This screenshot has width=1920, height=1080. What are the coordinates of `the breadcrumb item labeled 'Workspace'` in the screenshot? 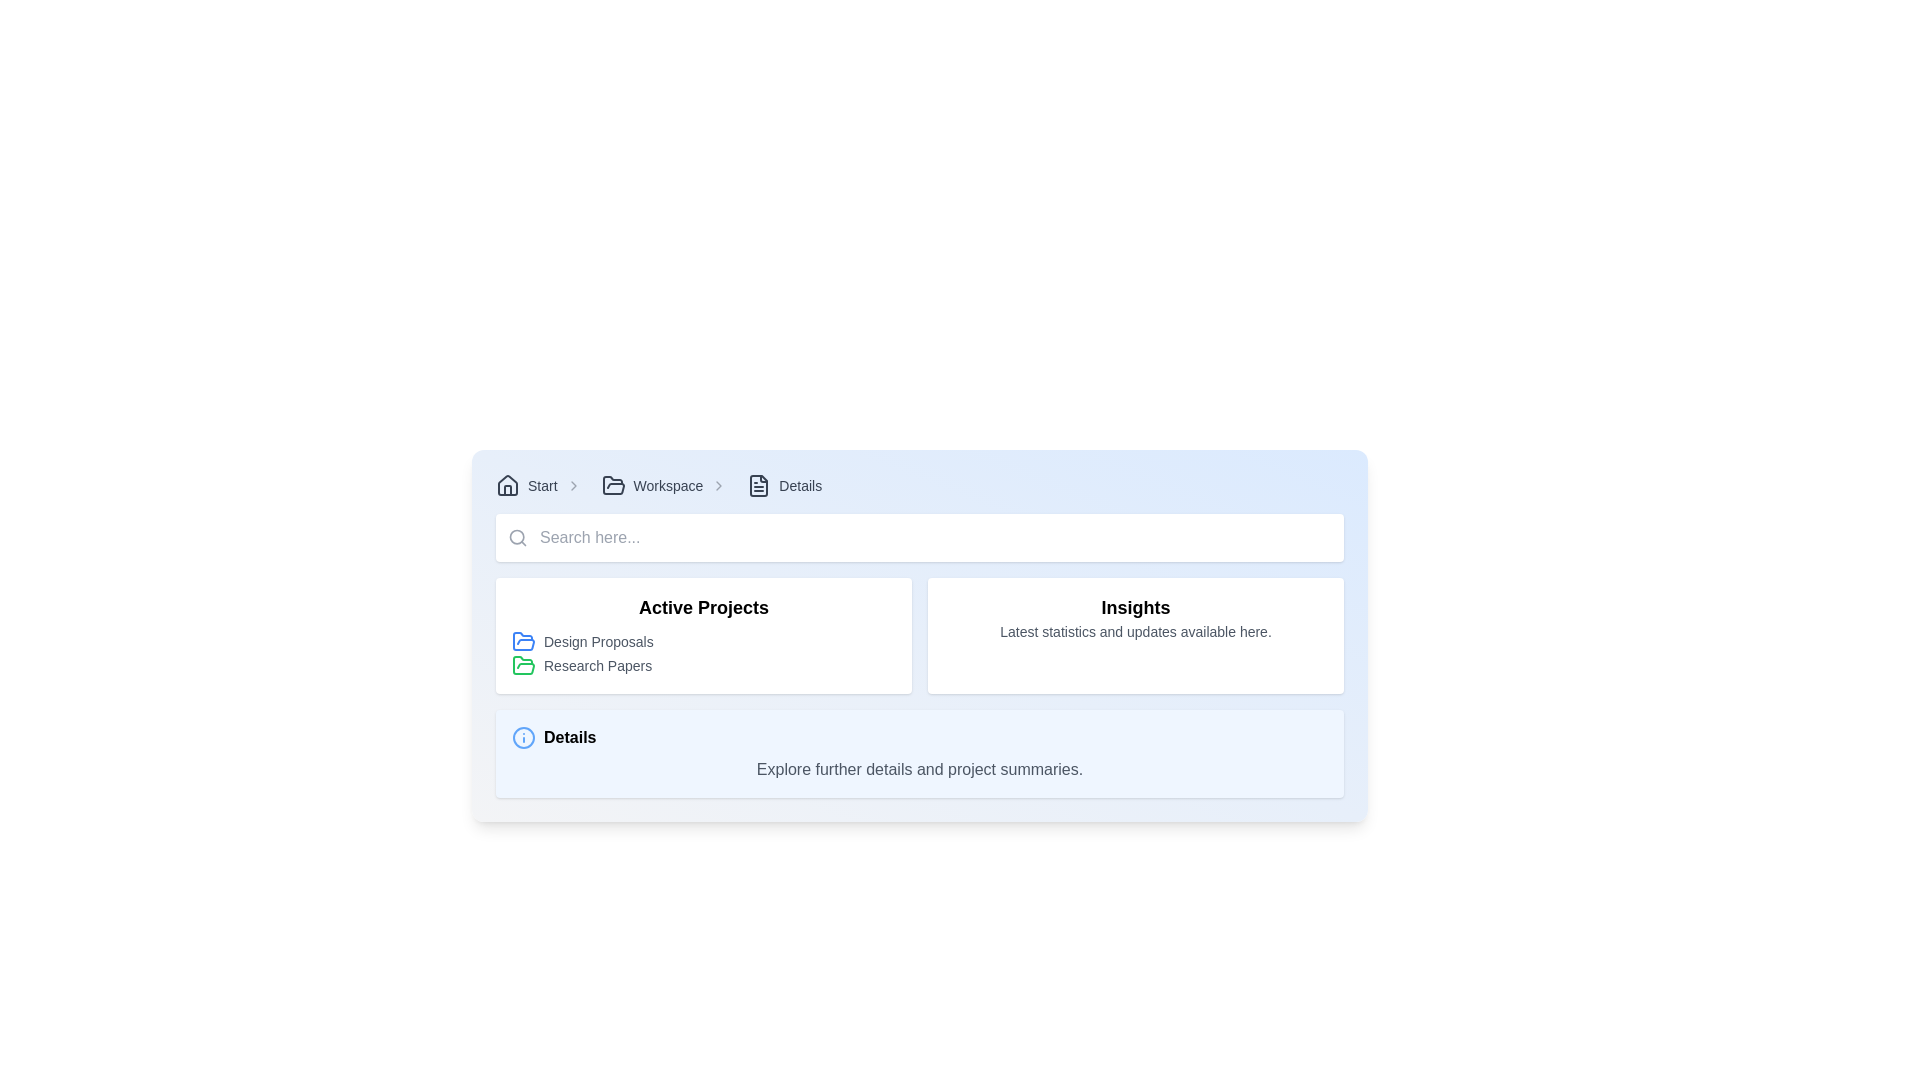 It's located at (668, 486).